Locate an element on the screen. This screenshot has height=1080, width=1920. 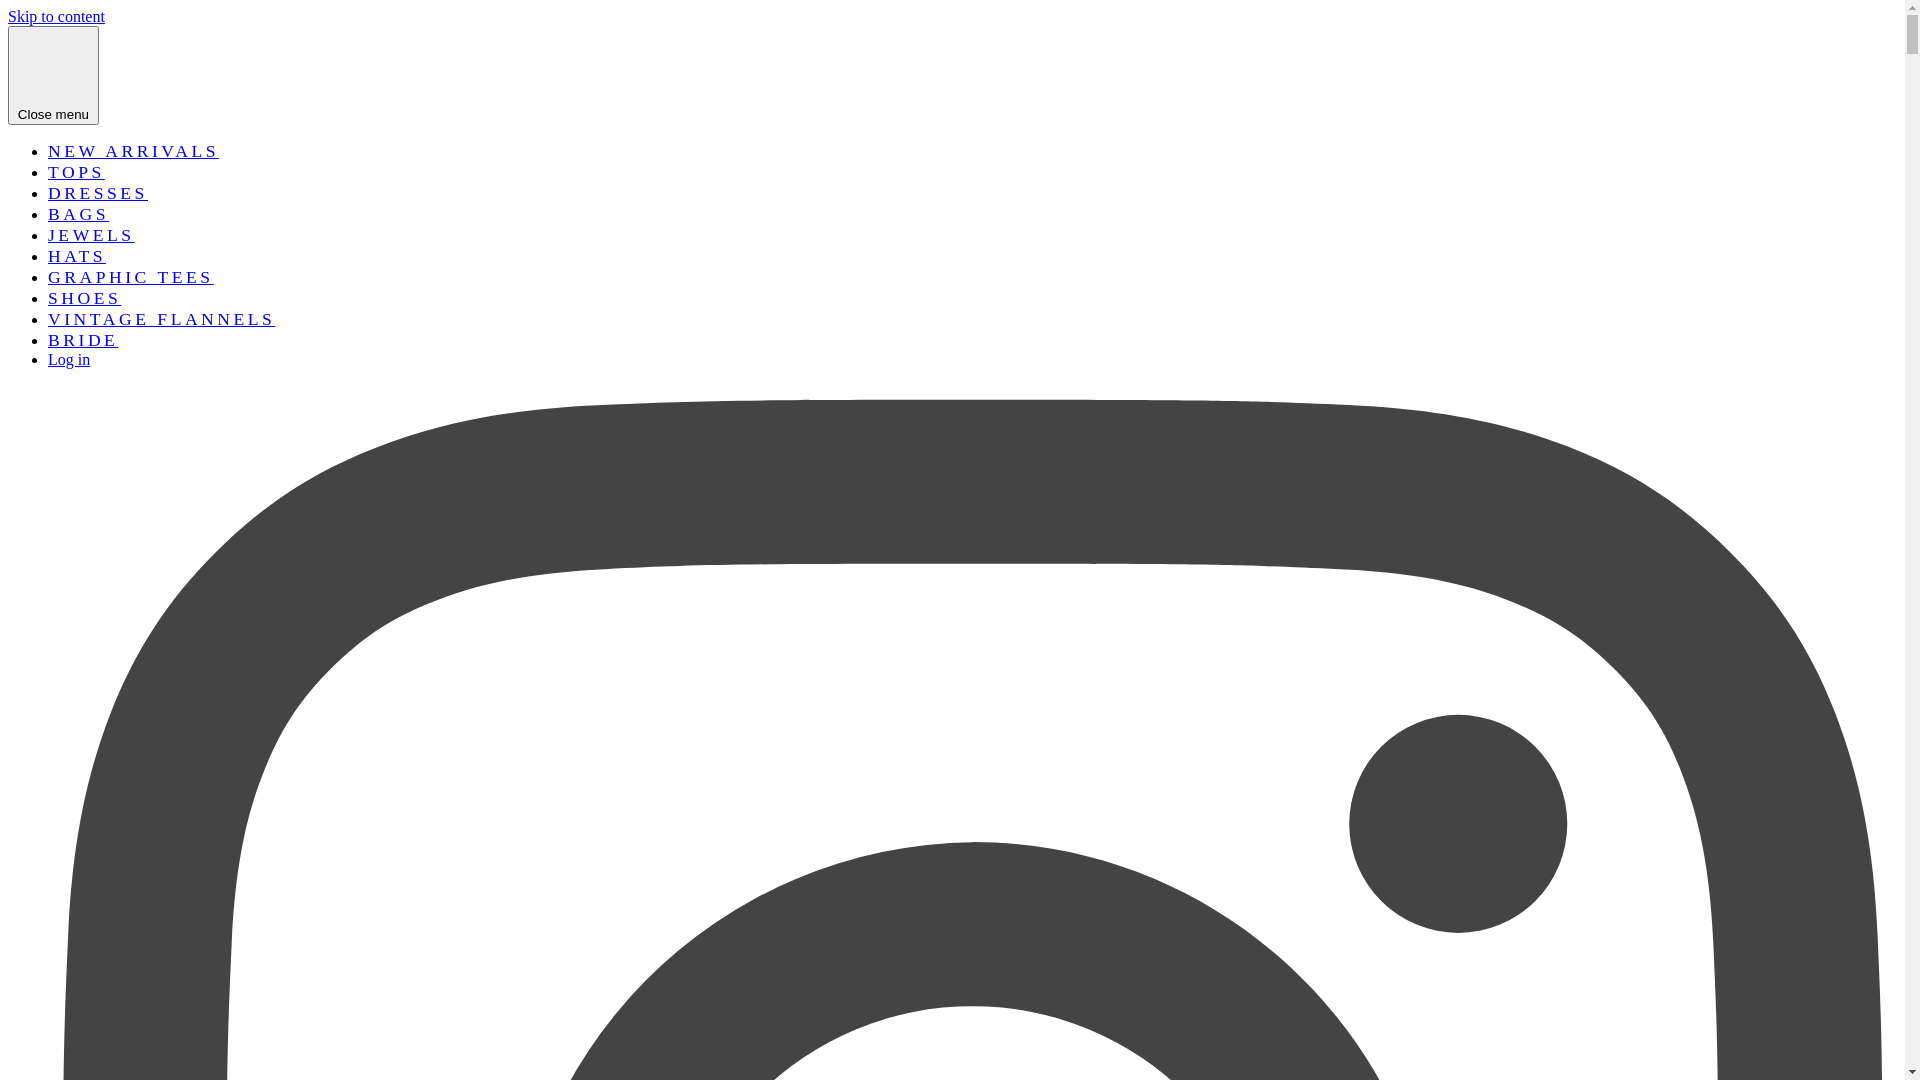
'NEW ARRIVALS' is located at coordinates (132, 149).